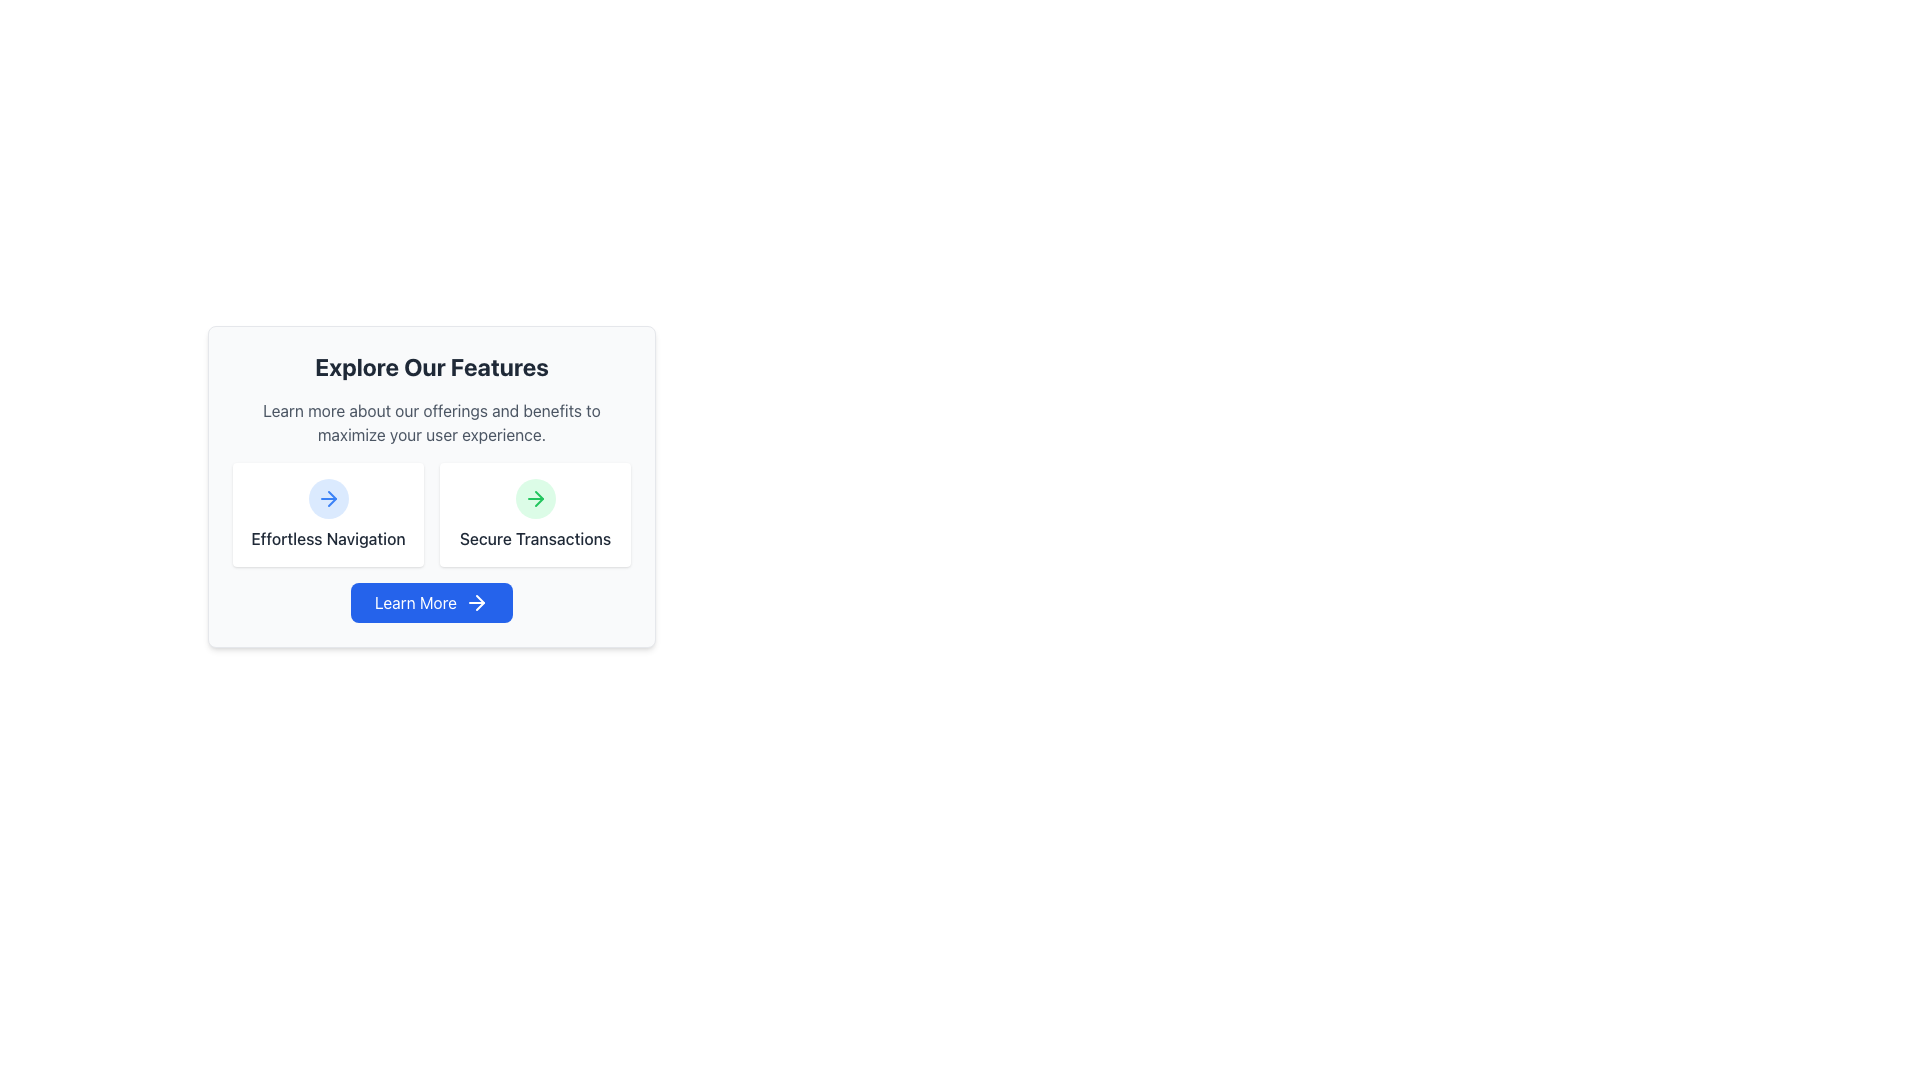 This screenshot has height=1080, width=1920. What do you see at coordinates (328, 497) in the screenshot?
I see `the circular blue icon with a rightward arrow located at the top-left corner of the 'Effortless Navigation' card` at bounding box center [328, 497].